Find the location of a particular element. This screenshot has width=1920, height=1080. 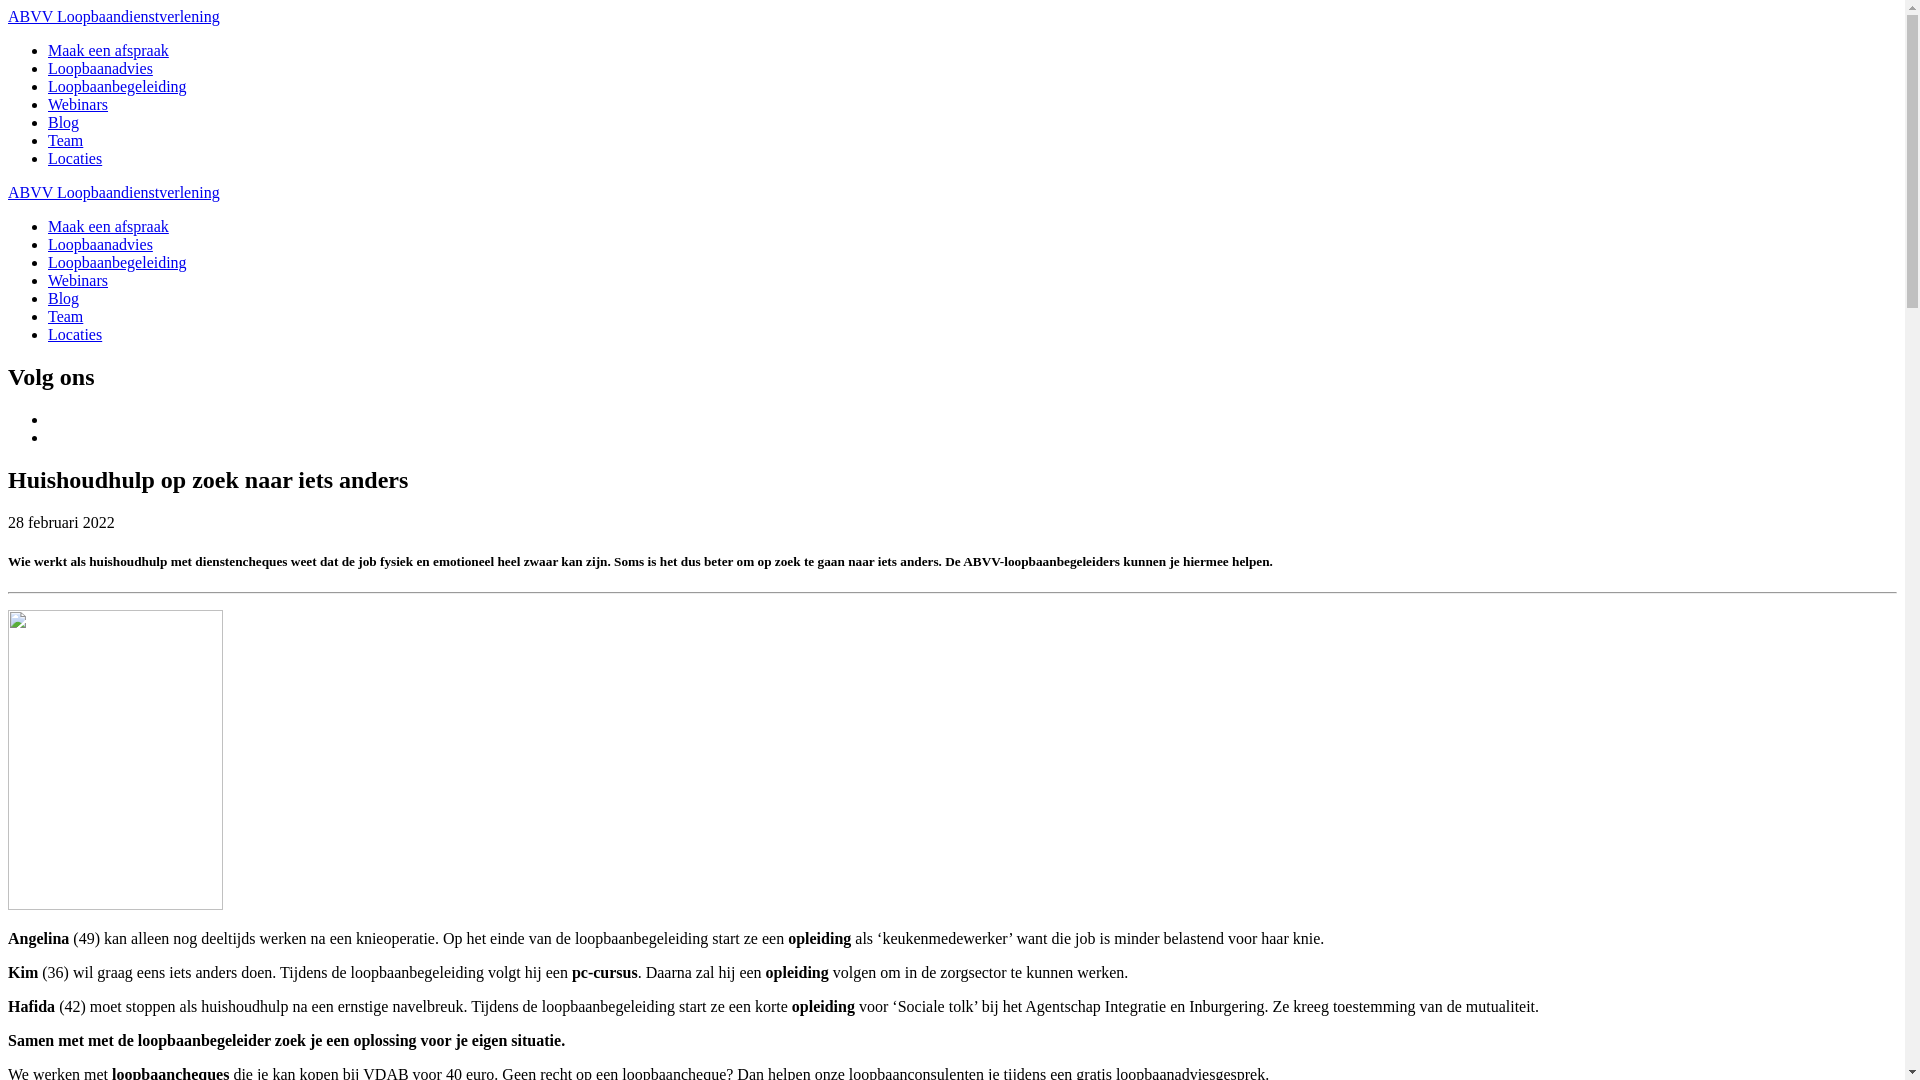

'Locaties' is located at coordinates (75, 157).